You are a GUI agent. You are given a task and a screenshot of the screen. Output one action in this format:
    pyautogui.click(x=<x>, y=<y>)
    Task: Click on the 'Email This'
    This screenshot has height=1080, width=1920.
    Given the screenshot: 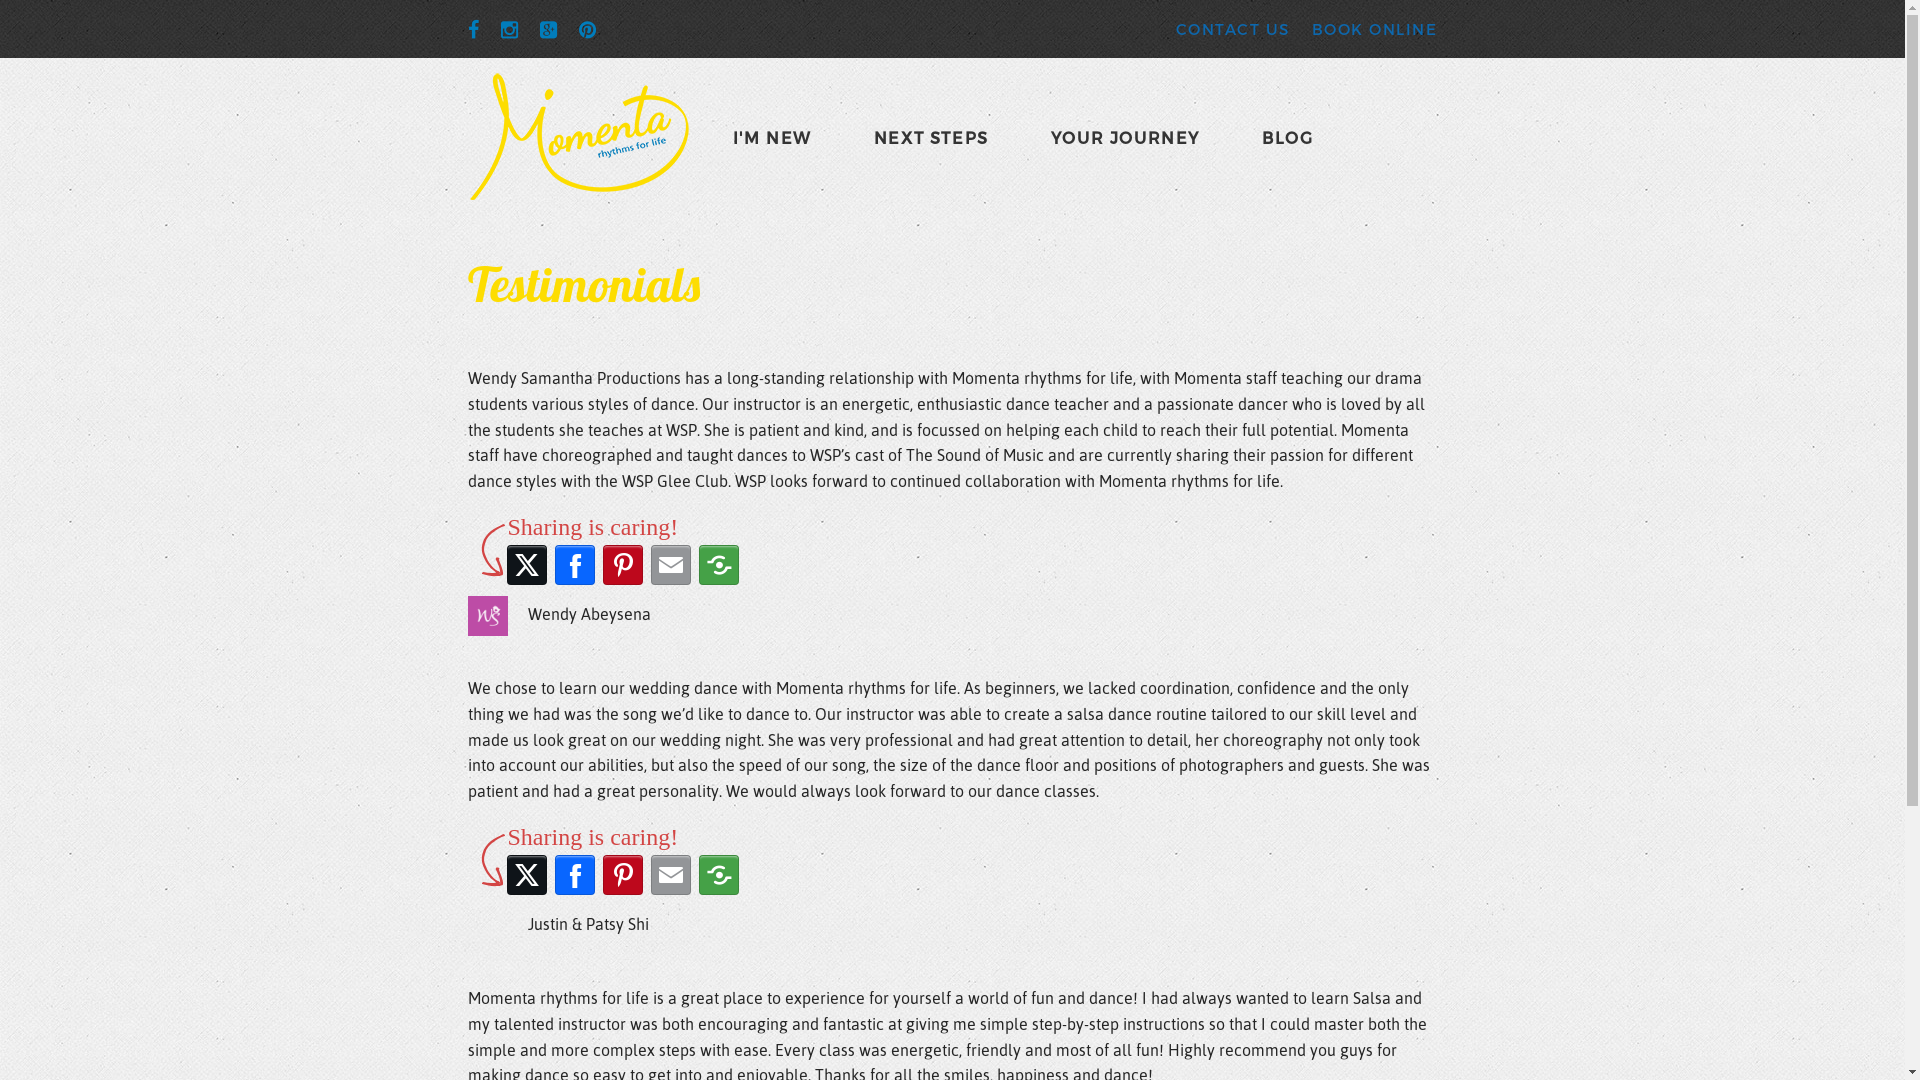 What is the action you would take?
    pyautogui.click(x=670, y=564)
    